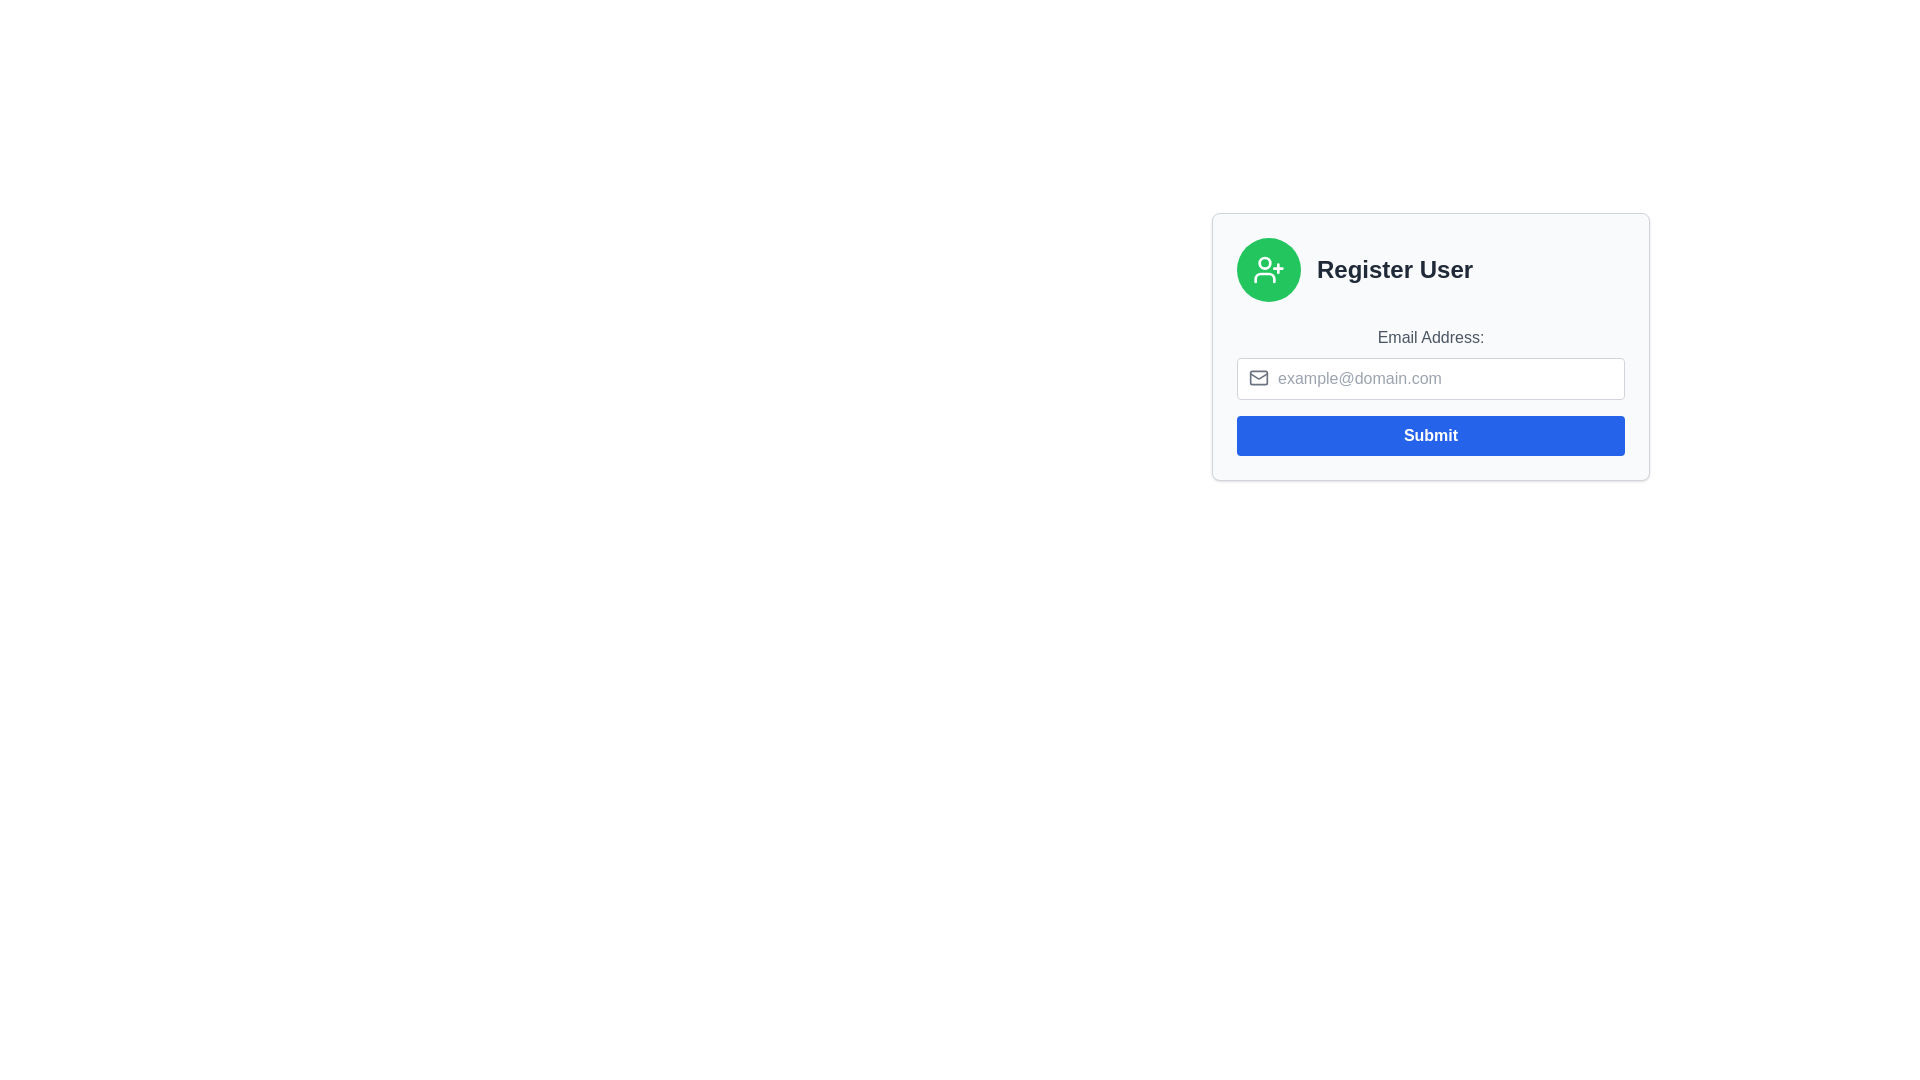  Describe the element at coordinates (1257, 378) in the screenshot. I see `the envelope icon representing an email symbol, which is styled in gray and positioned to the left of the 'Email Address' input field` at that location.